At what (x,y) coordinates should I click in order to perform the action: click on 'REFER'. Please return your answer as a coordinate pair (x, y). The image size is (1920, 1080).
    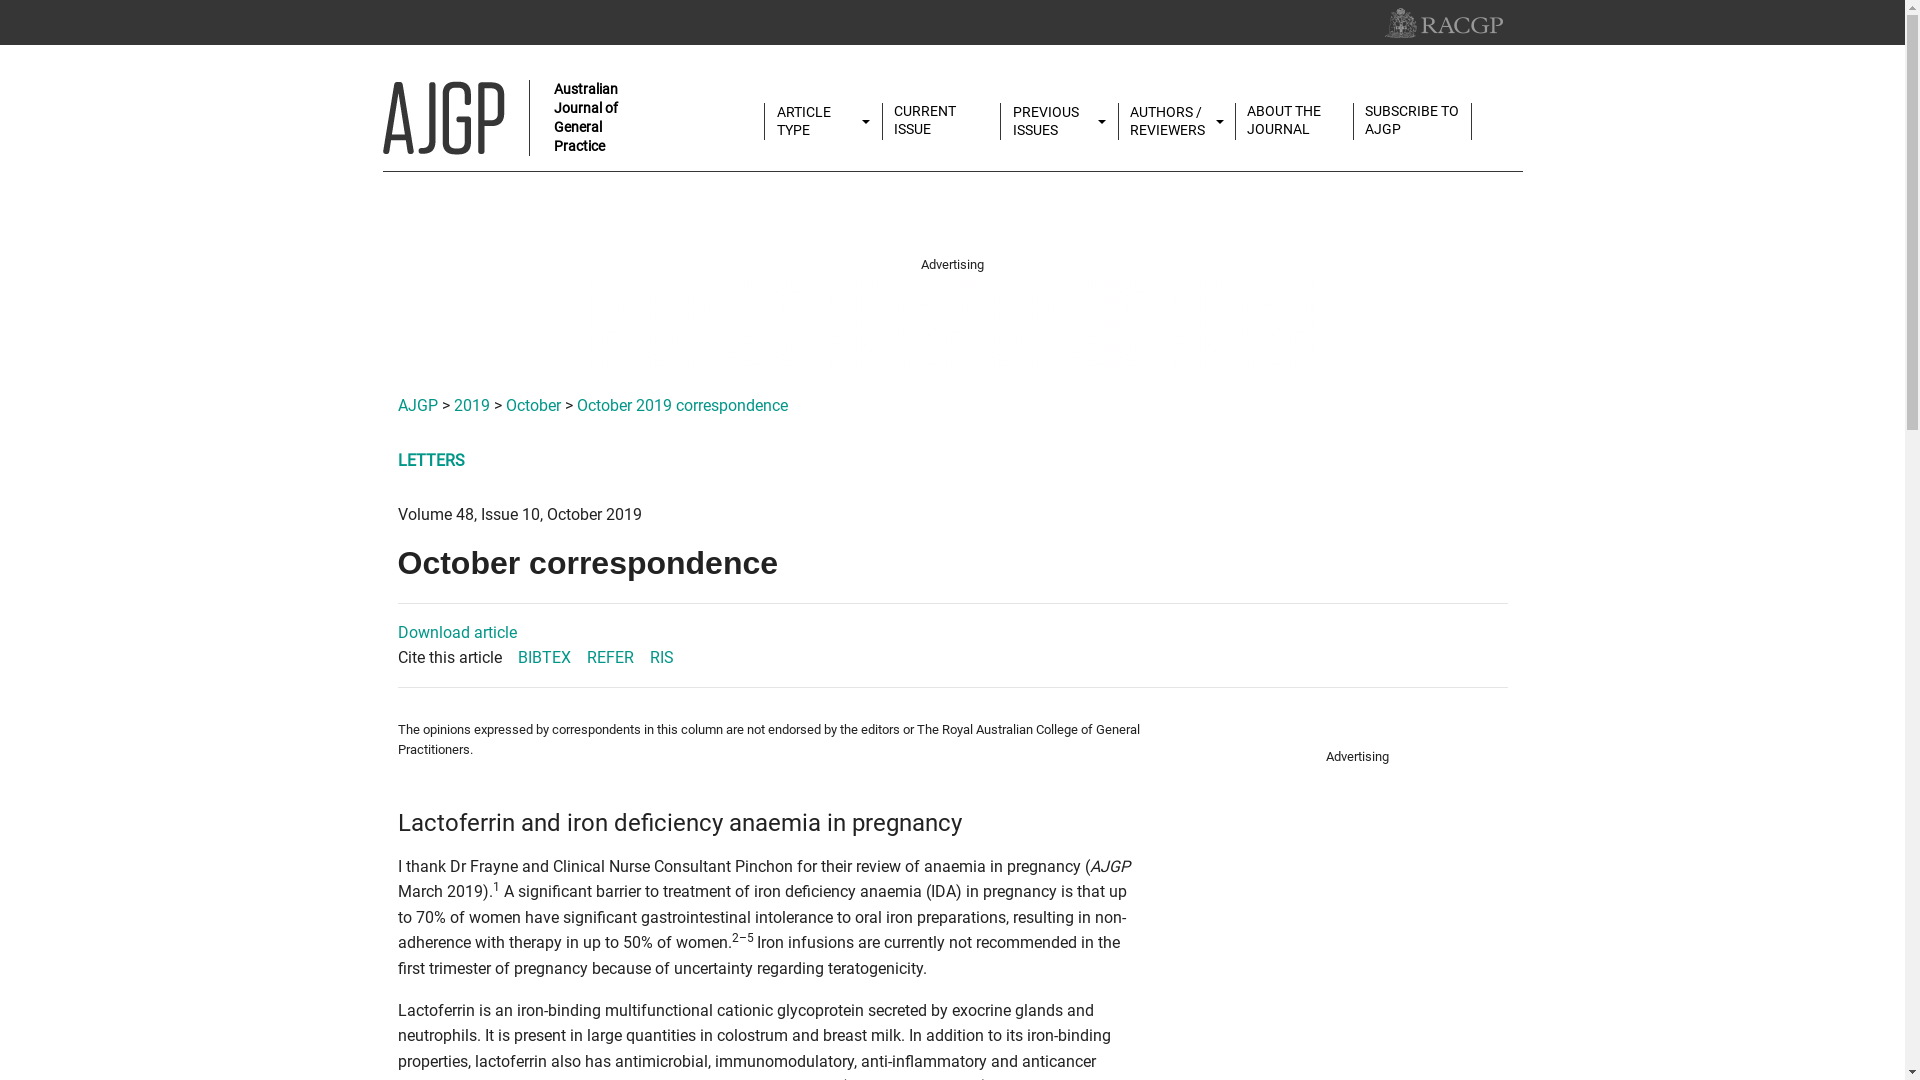
    Looking at the image, I should click on (608, 657).